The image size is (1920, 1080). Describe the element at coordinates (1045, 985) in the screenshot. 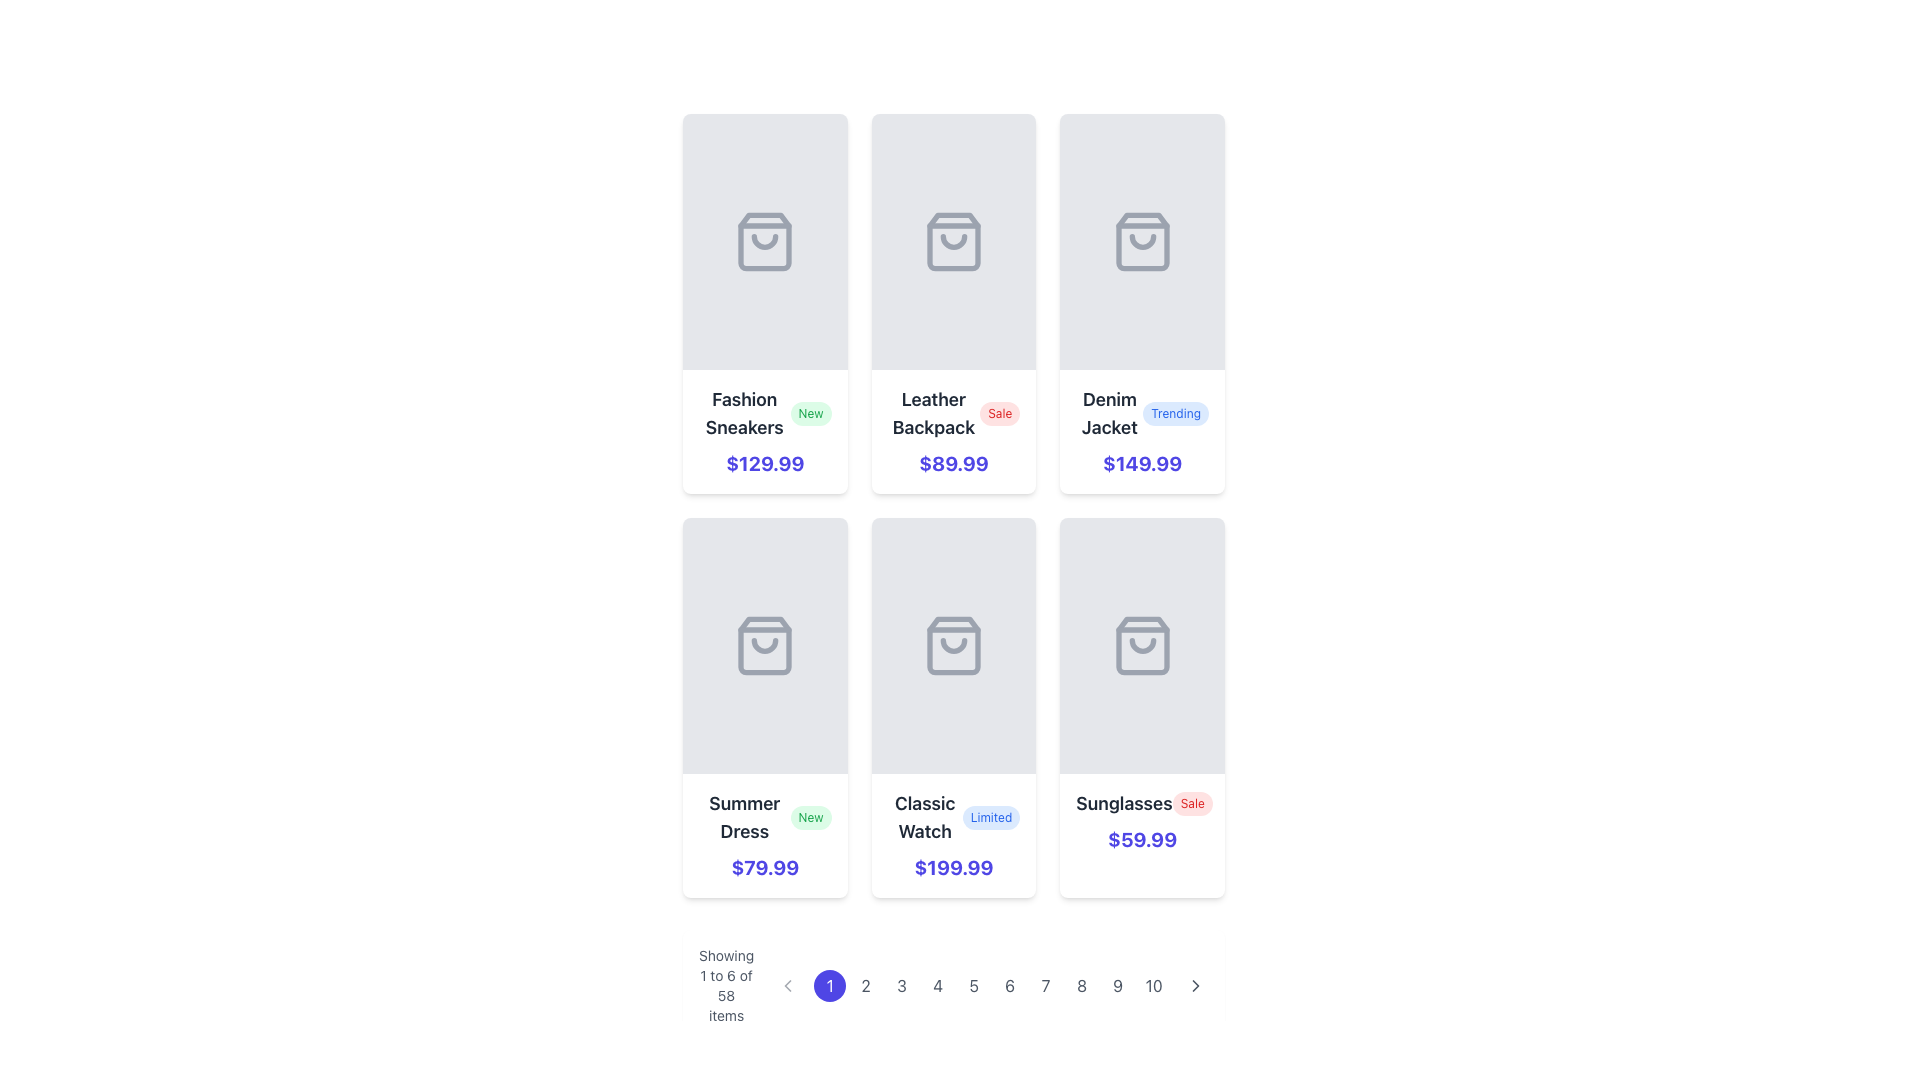

I see `the circular button with a white background and a gray number '7'` at that location.